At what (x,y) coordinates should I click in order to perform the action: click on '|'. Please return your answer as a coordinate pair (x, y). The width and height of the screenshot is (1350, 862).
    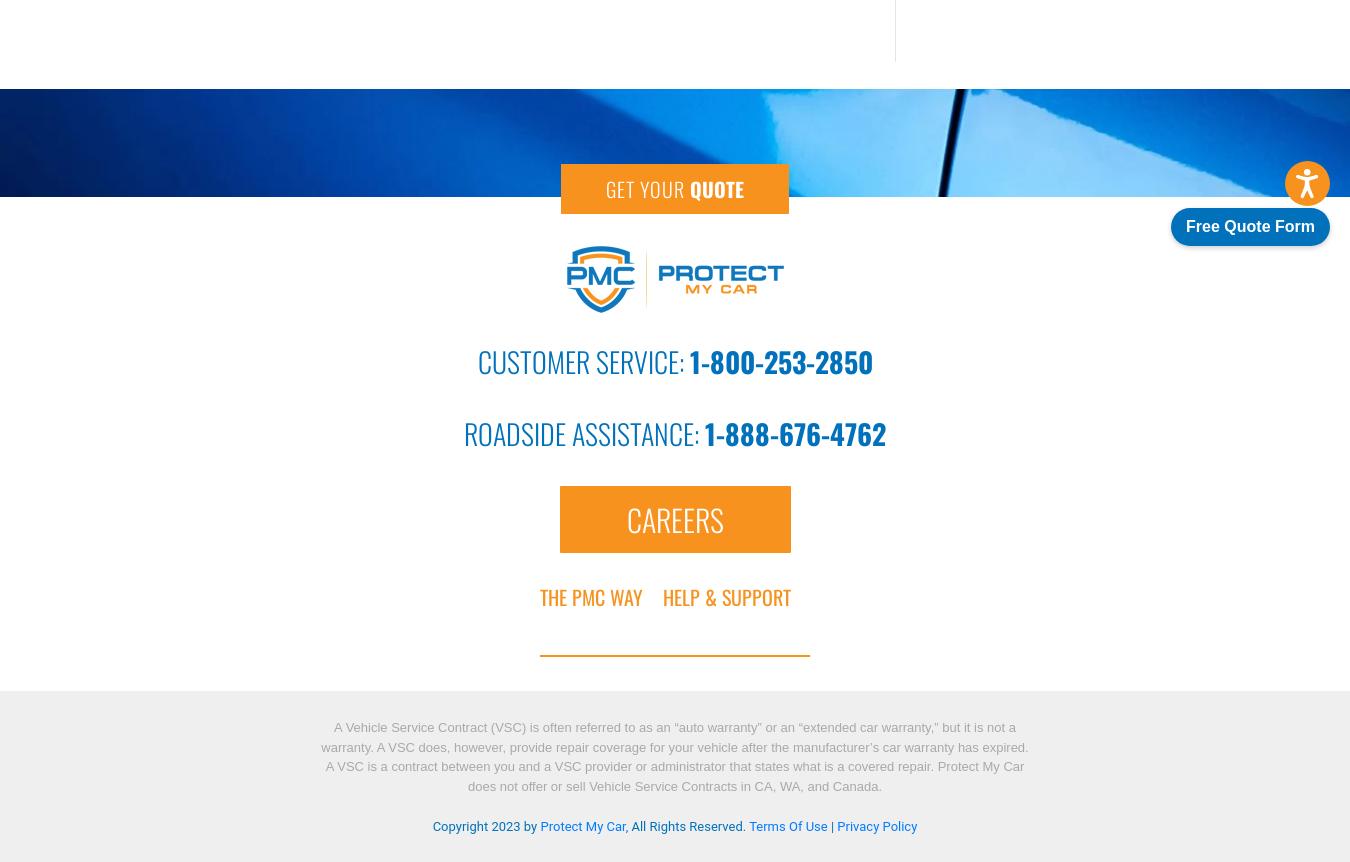
    Looking at the image, I should click on (832, 825).